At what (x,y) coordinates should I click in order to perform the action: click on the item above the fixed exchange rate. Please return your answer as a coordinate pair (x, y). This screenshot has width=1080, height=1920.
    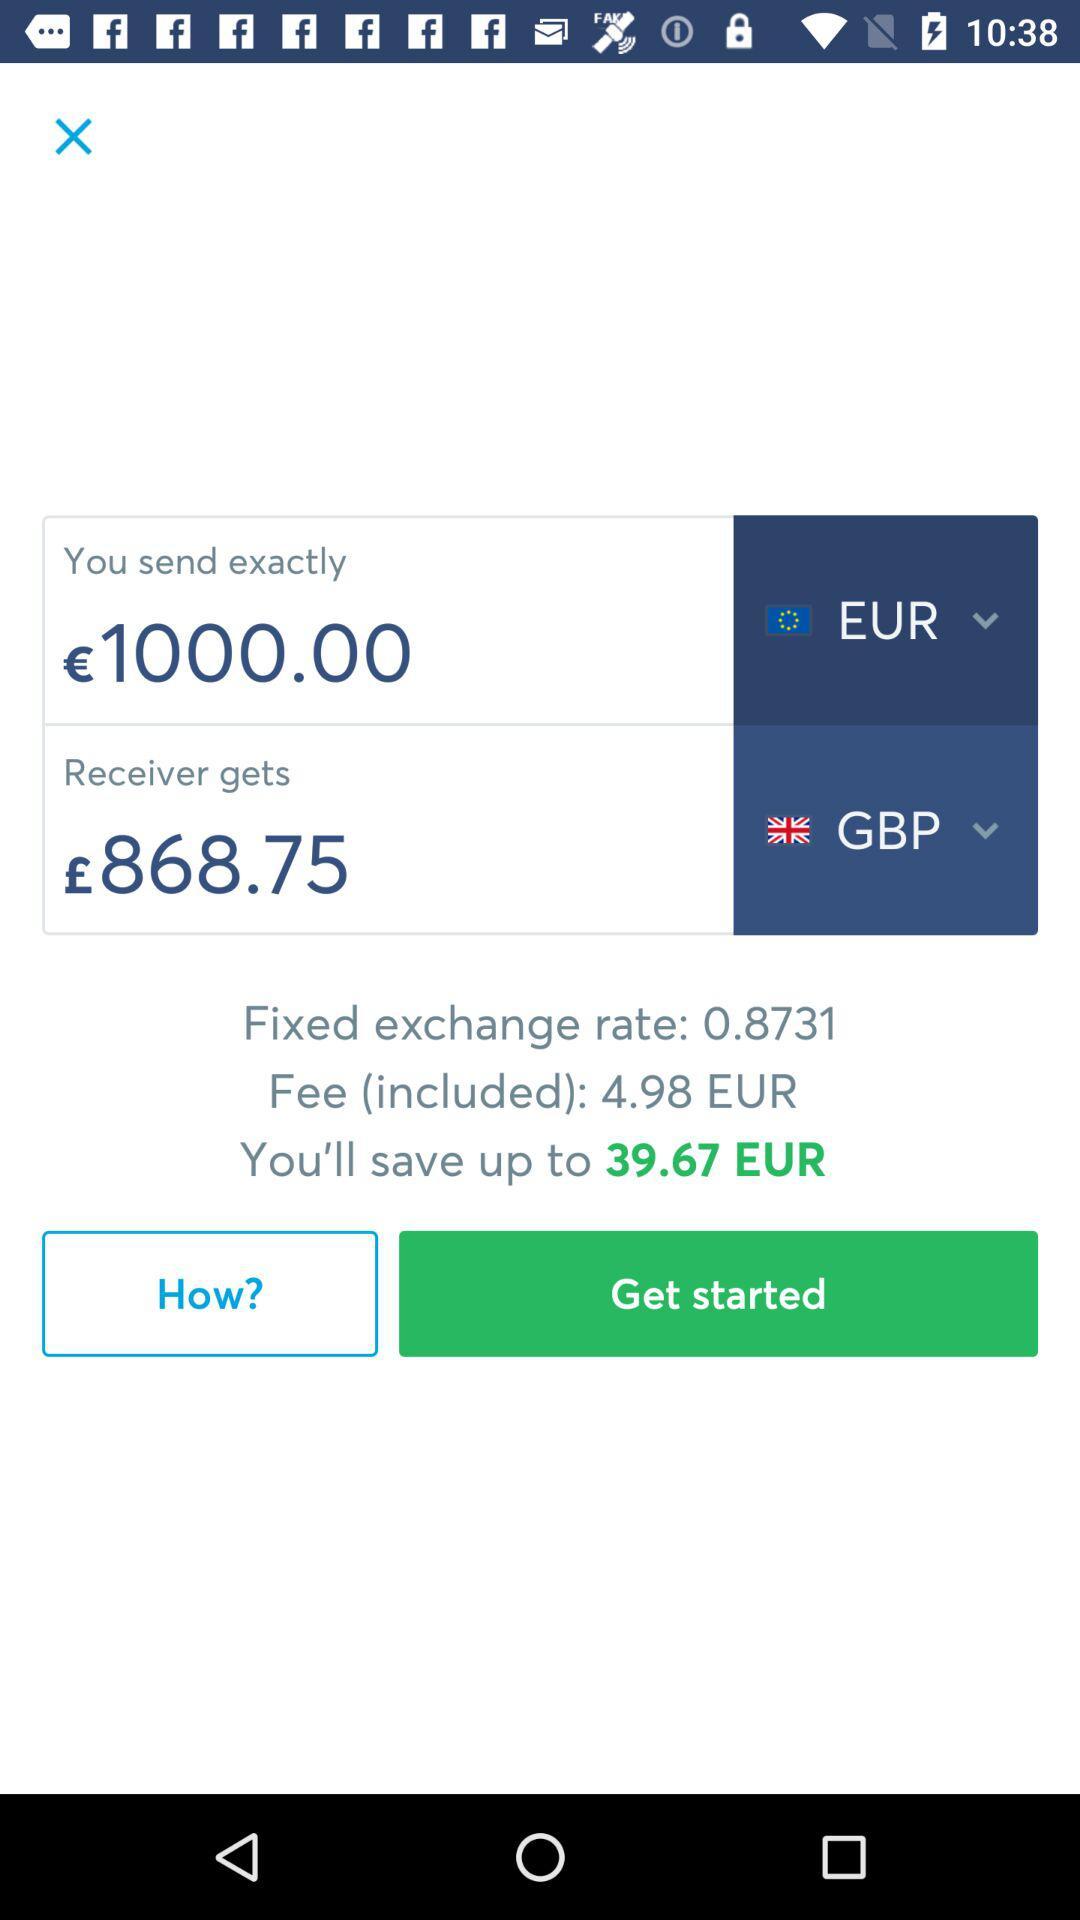
    Looking at the image, I should click on (409, 862).